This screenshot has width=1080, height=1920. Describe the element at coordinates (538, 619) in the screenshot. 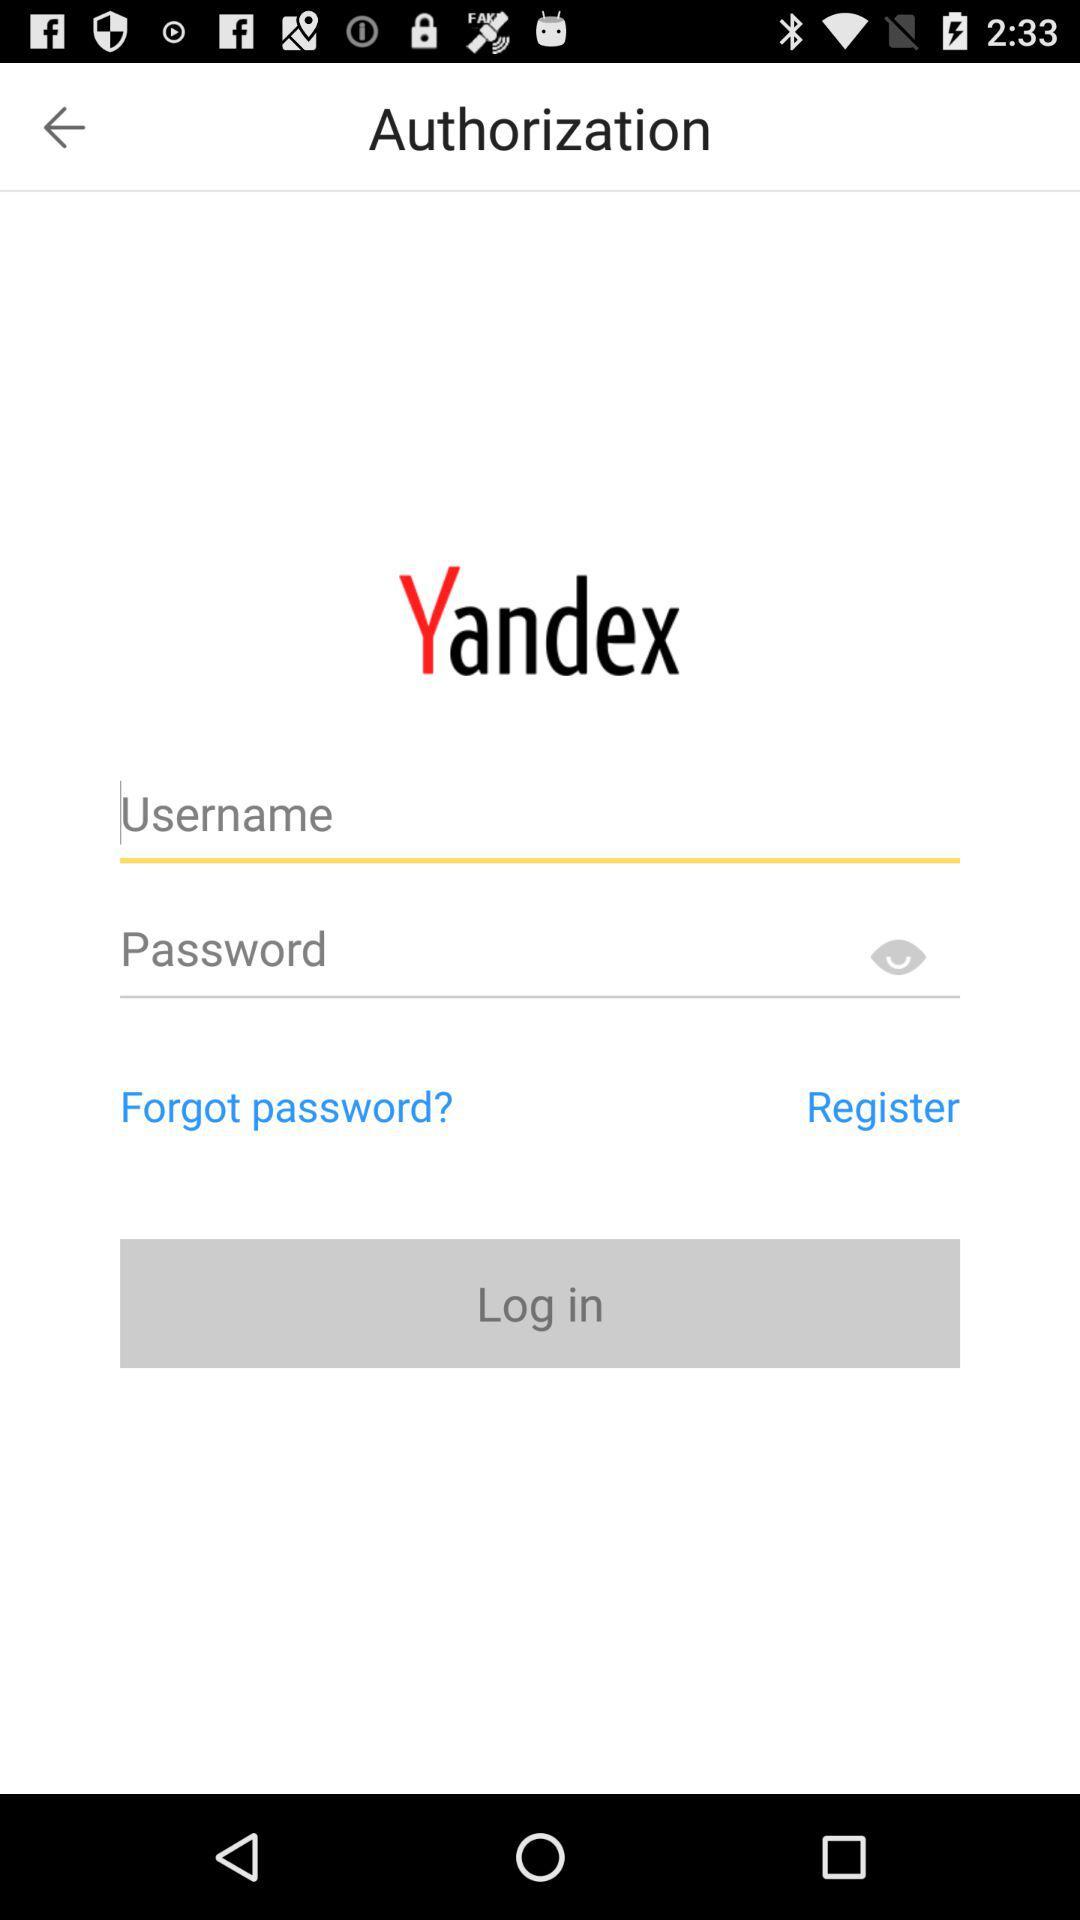

I see `the item below authorization icon` at that location.